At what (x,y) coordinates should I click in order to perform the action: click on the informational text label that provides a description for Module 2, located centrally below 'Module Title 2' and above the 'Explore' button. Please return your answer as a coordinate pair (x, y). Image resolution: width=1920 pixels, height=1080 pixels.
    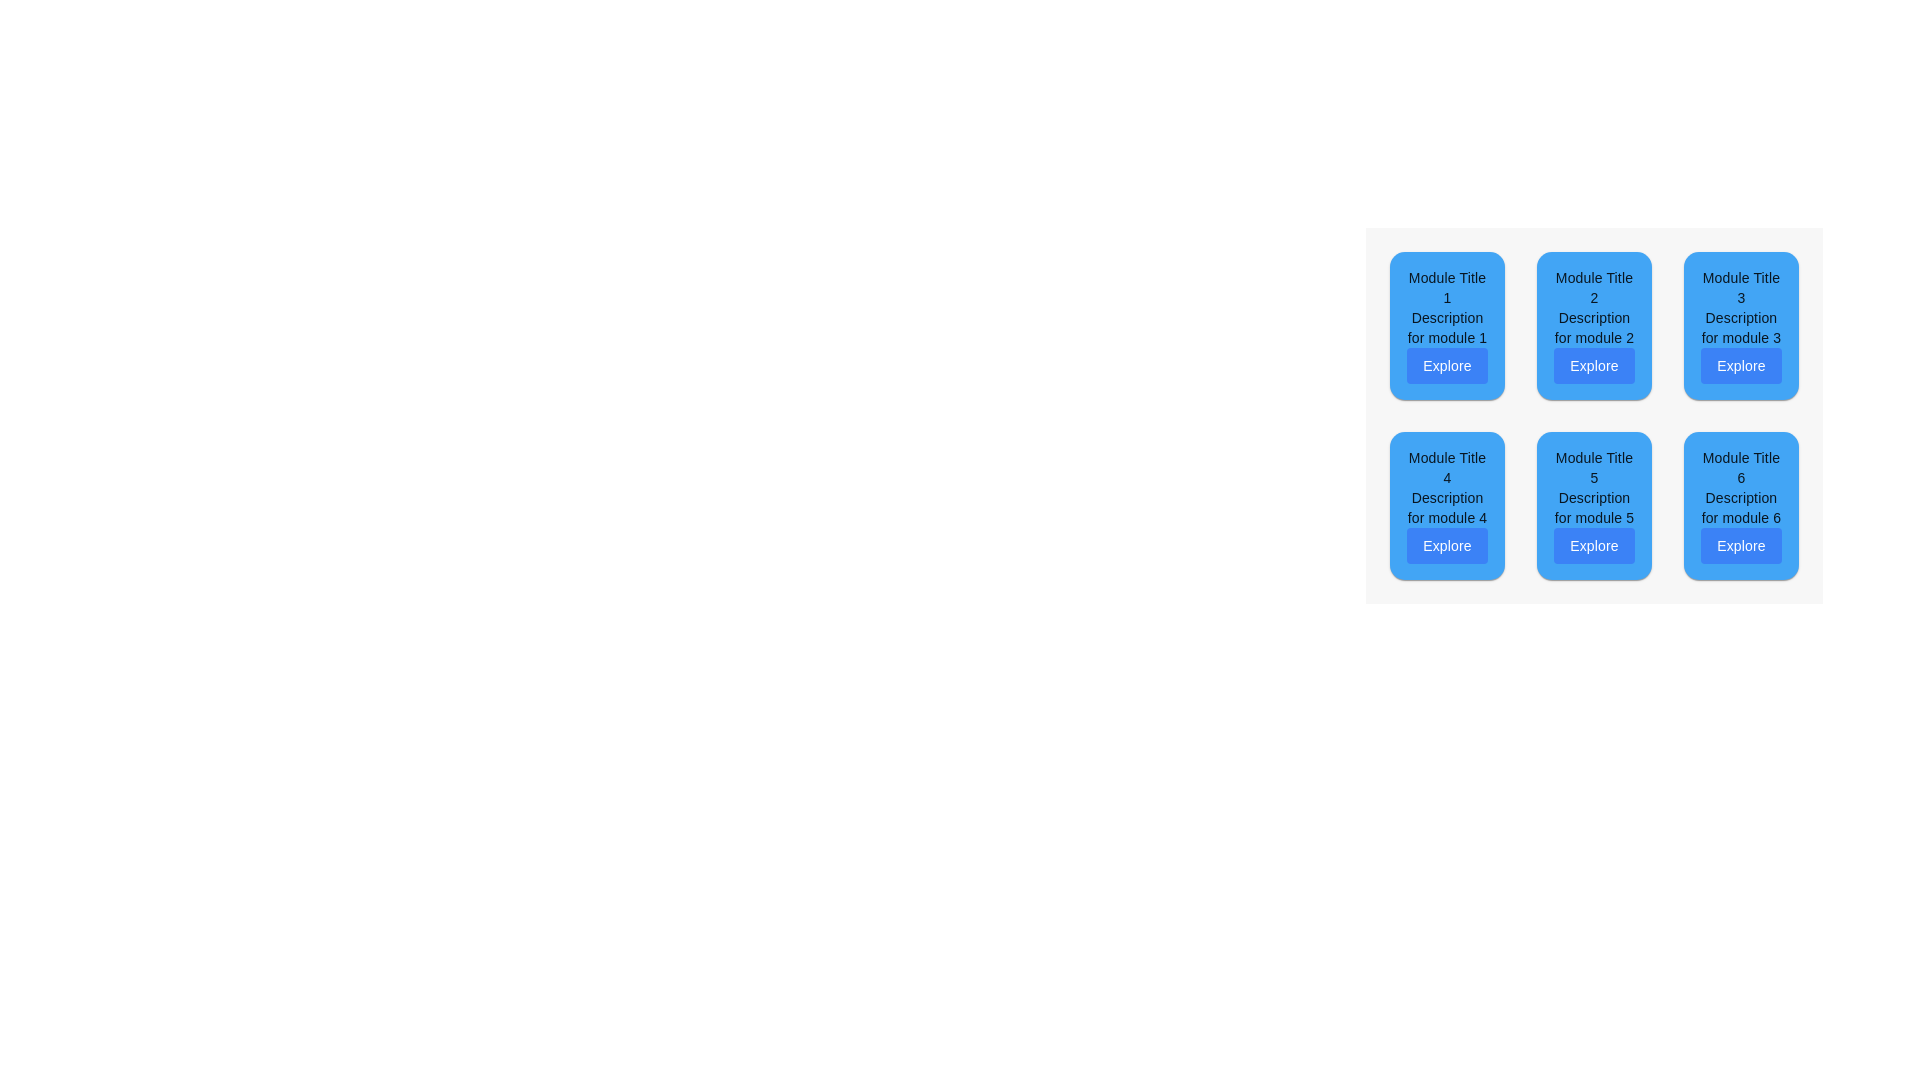
    Looking at the image, I should click on (1593, 327).